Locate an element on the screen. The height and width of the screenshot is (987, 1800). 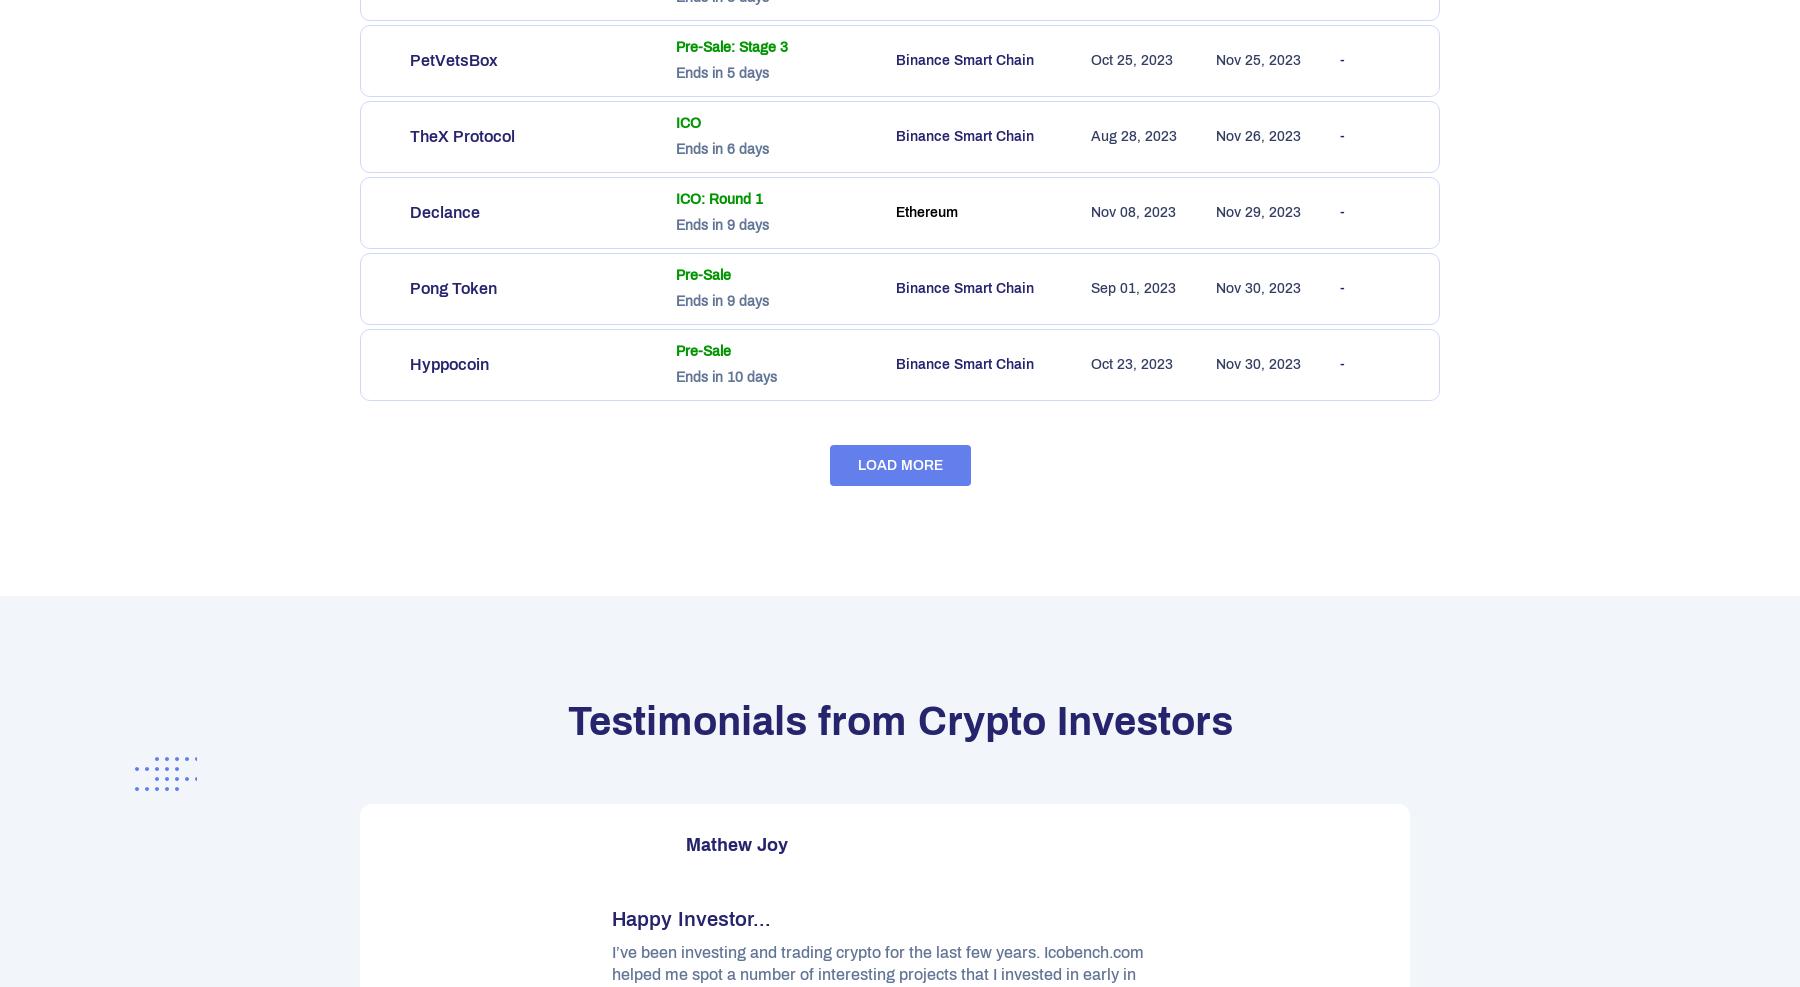
'ICO: Round 1' is located at coordinates (718, 198).